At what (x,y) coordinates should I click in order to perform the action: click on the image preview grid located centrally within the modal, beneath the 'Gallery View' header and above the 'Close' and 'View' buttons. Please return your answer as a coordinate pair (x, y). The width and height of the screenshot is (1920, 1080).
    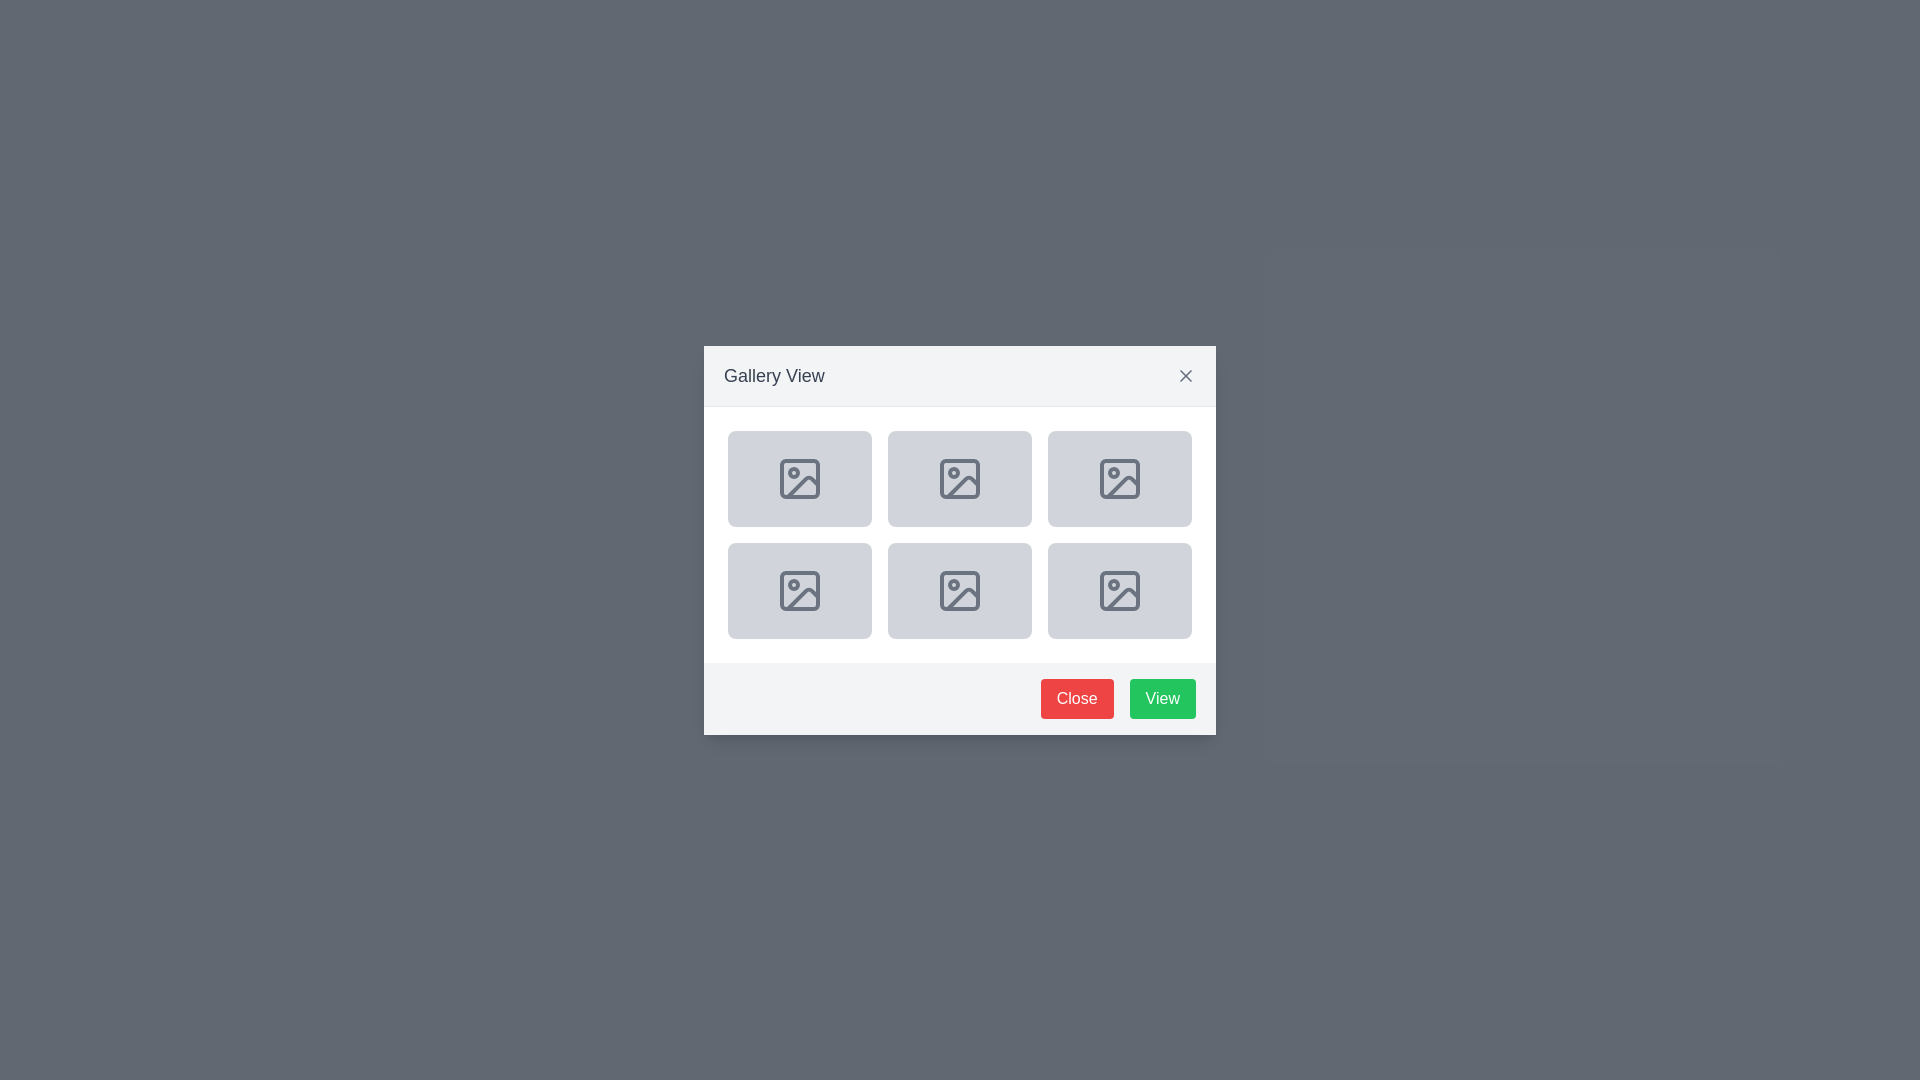
    Looking at the image, I should click on (960, 532).